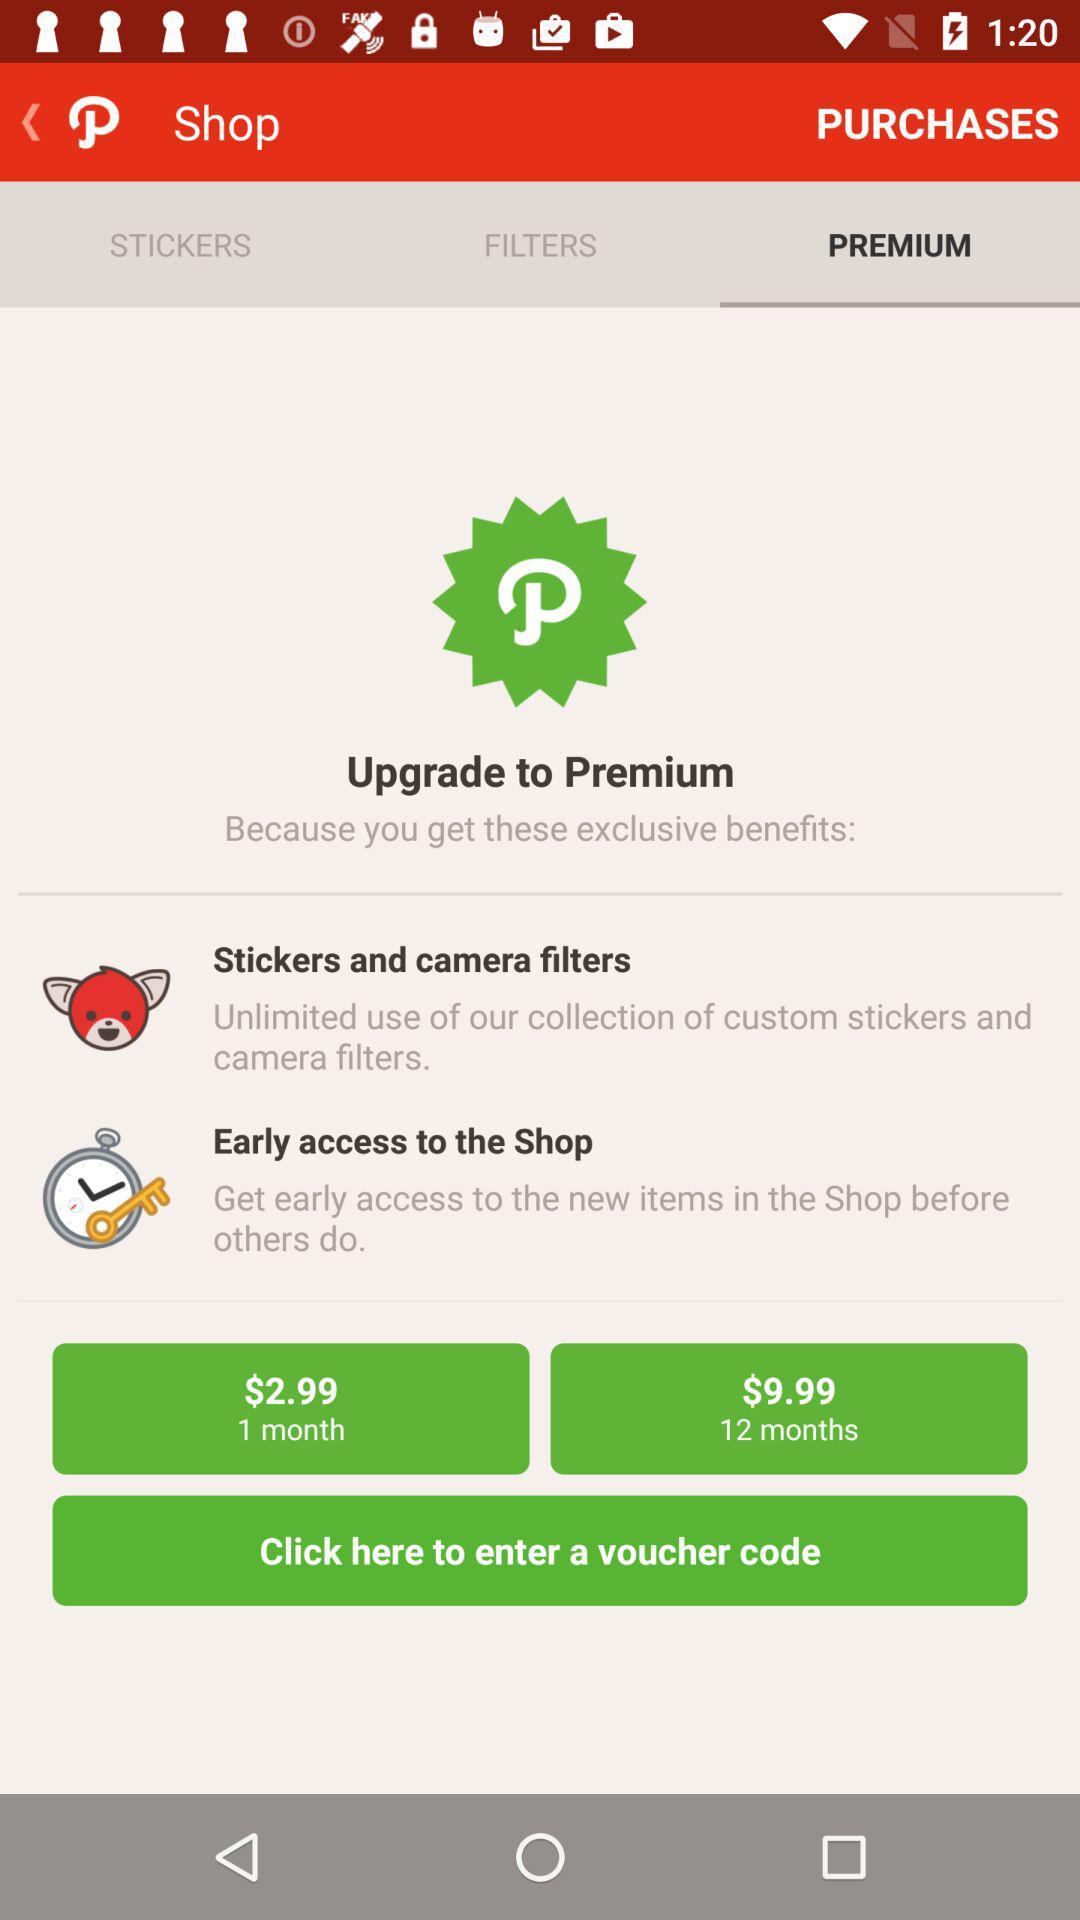 Image resolution: width=1080 pixels, height=1920 pixels. What do you see at coordinates (937, 121) in the screenshot?
I see `the app above premium item` at bounding box center [937, 121].